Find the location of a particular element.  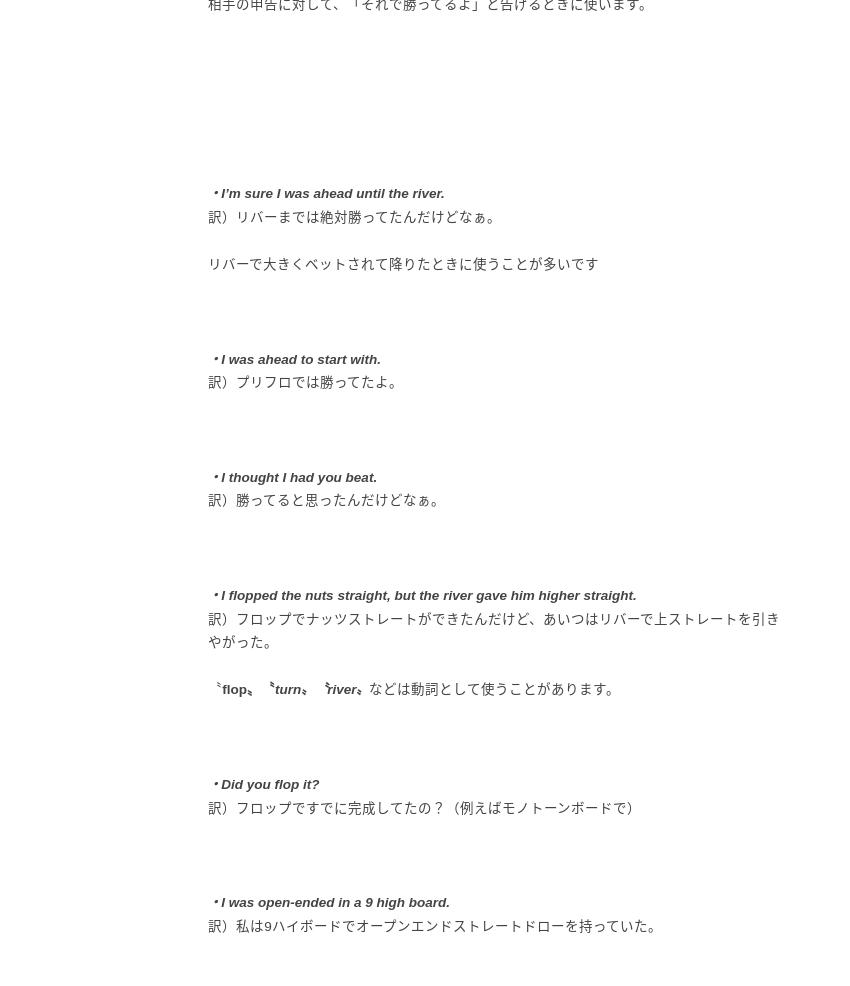

'・I was ahead to start with.' is located at coordinates (293, 357).